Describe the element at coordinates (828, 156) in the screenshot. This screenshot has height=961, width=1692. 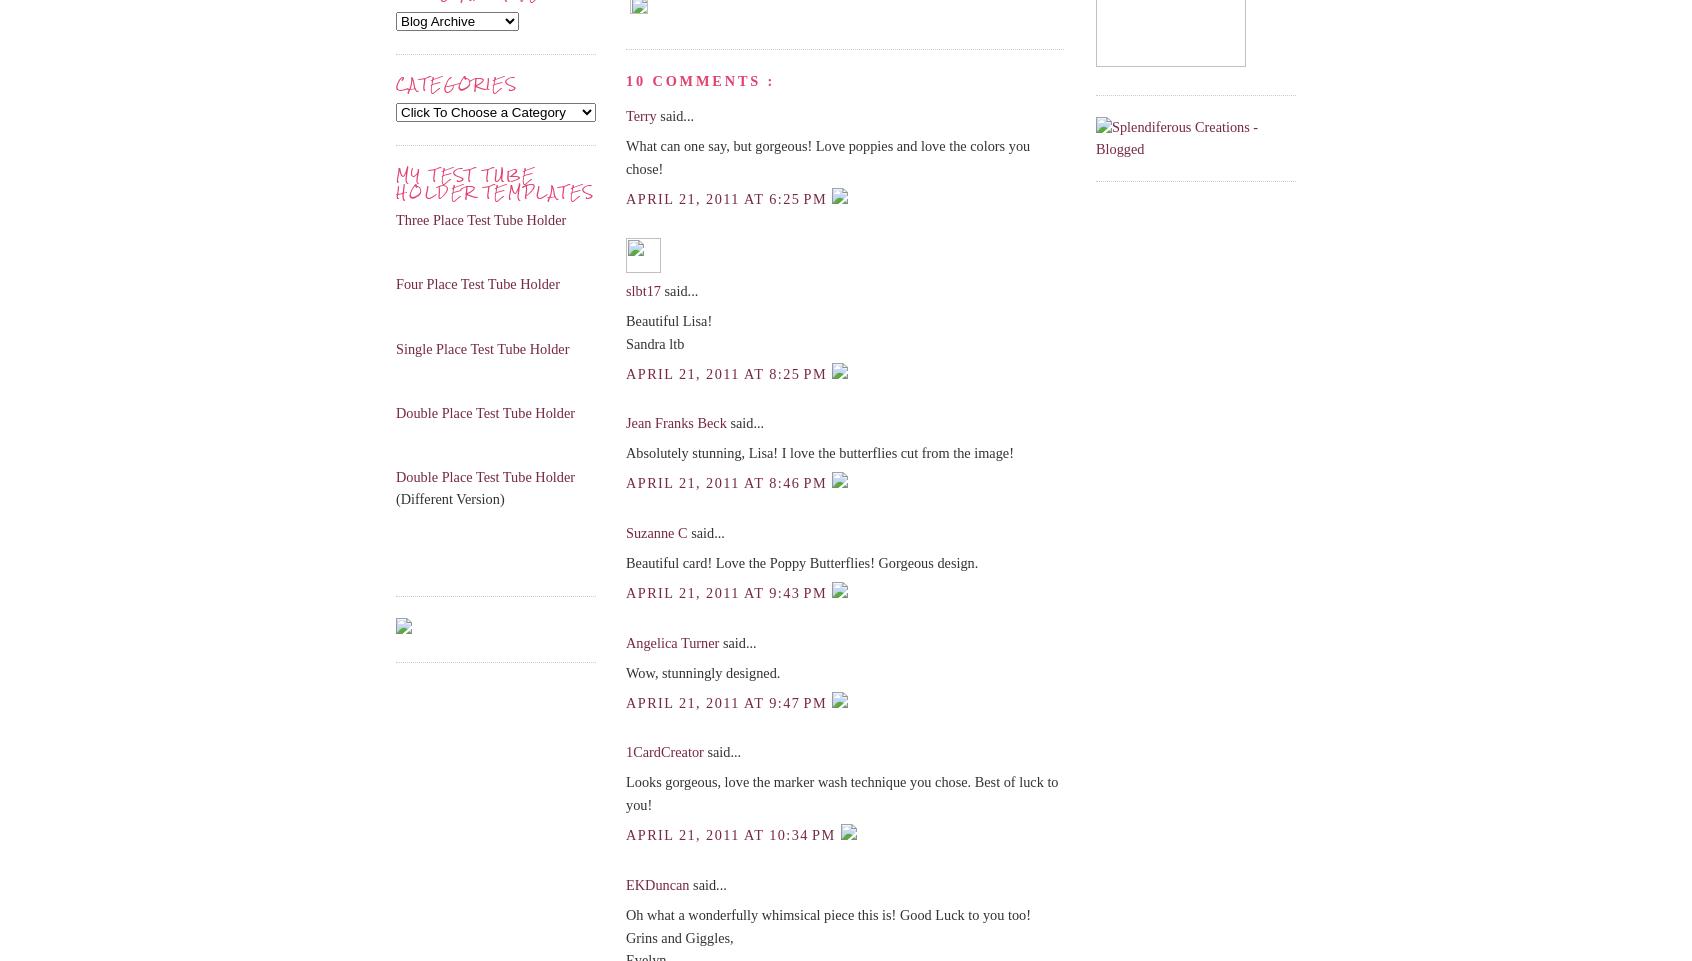
I see `'What can one say, but gorgeous!  Love poppies and love the colors you chose!'` at that location.